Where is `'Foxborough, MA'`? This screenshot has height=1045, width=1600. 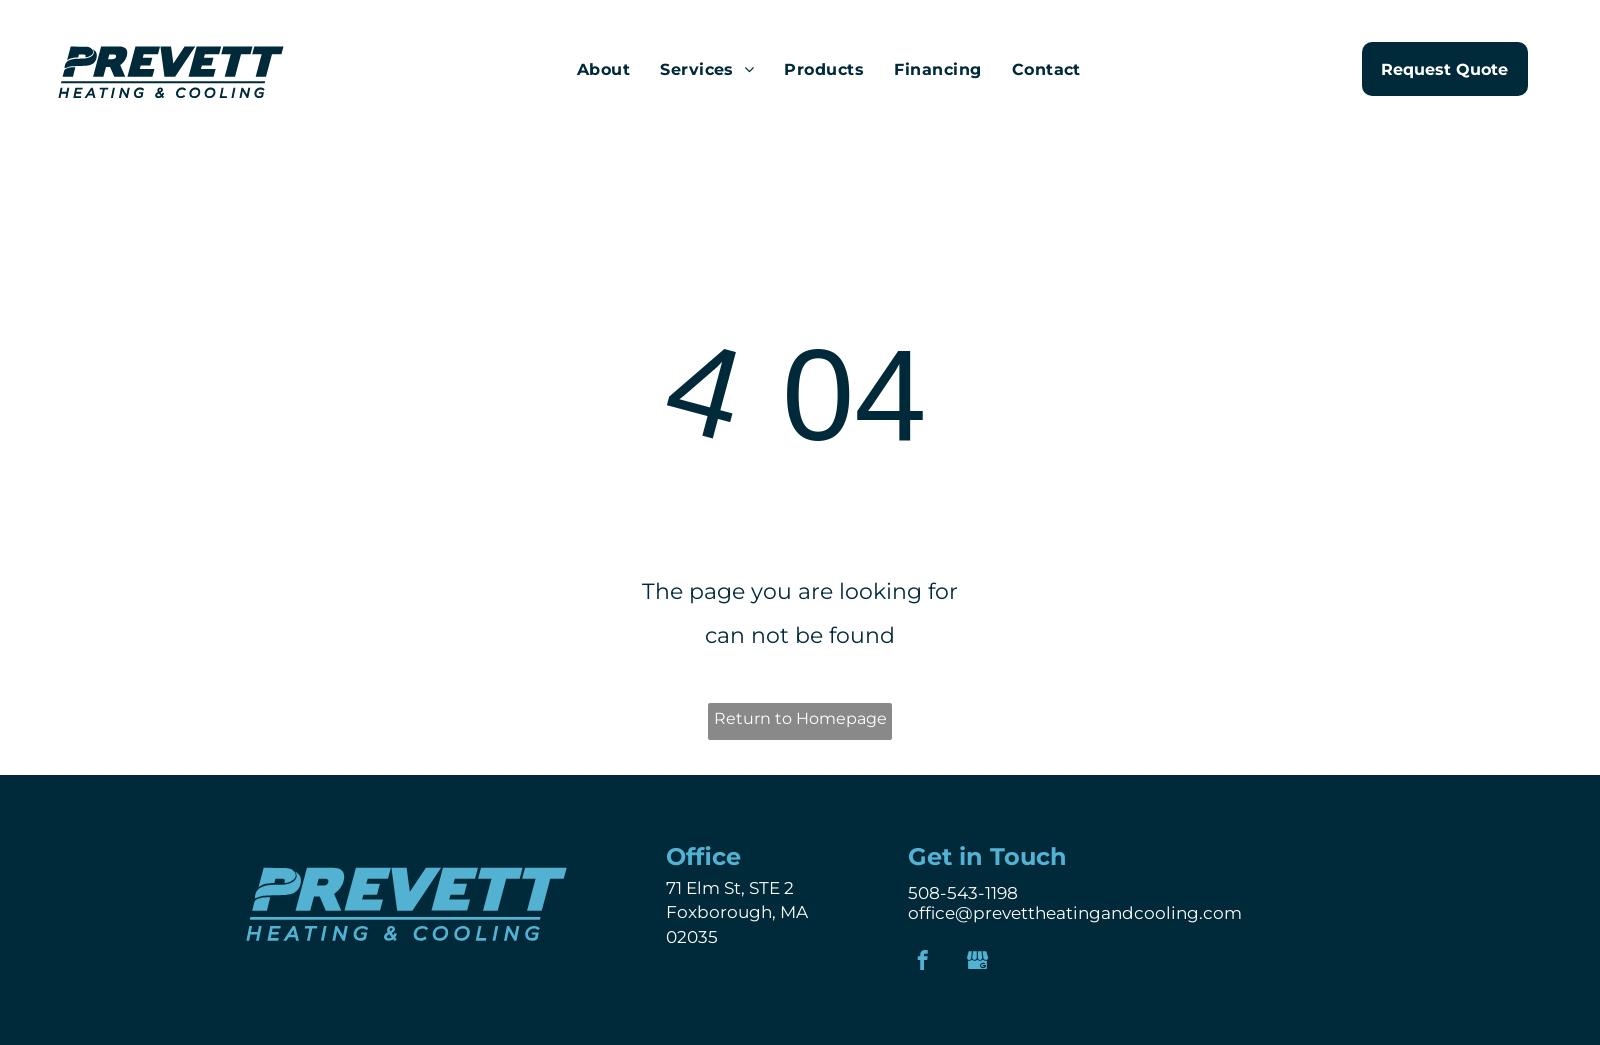
'Foxborough, MA' is located at coordinates (736, 911).